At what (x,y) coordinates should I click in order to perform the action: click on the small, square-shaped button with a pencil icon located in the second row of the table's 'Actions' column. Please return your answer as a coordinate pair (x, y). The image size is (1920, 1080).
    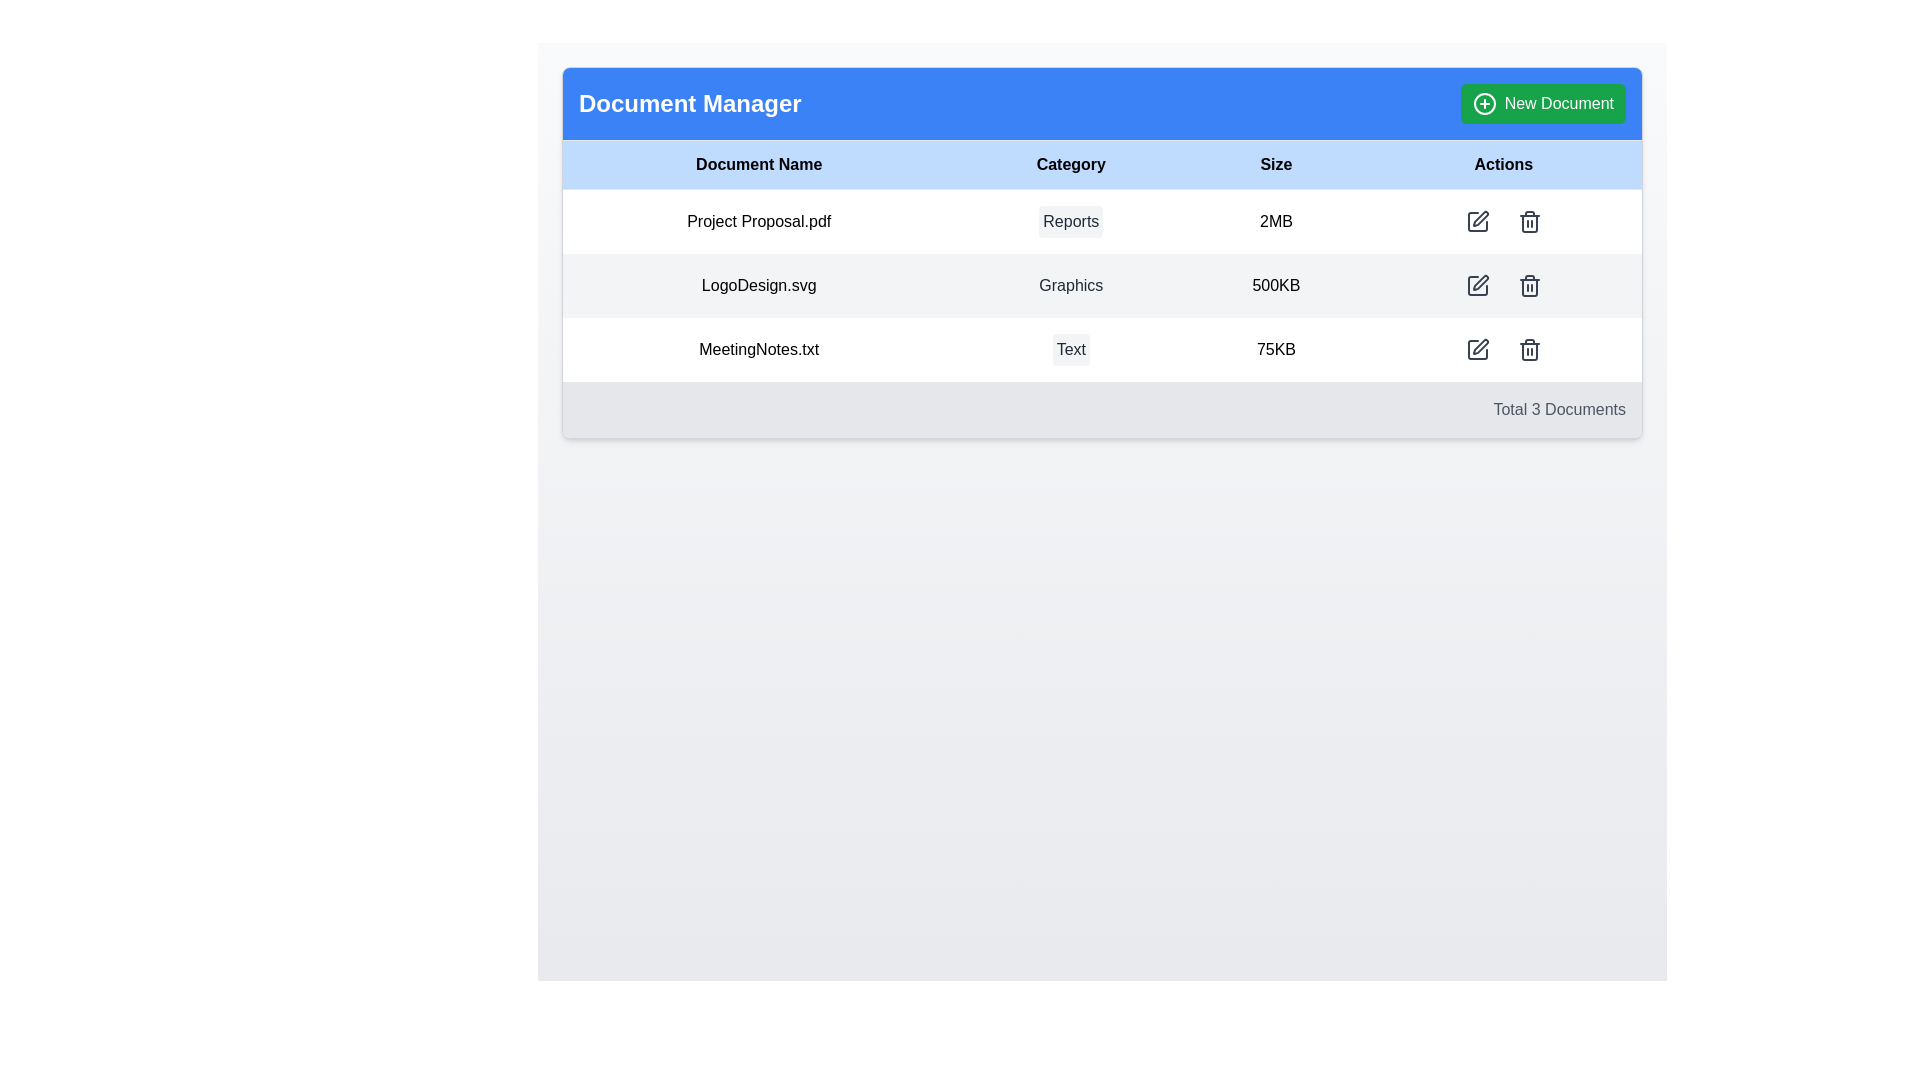
    Looking at the image, I should click on (1477, 285).